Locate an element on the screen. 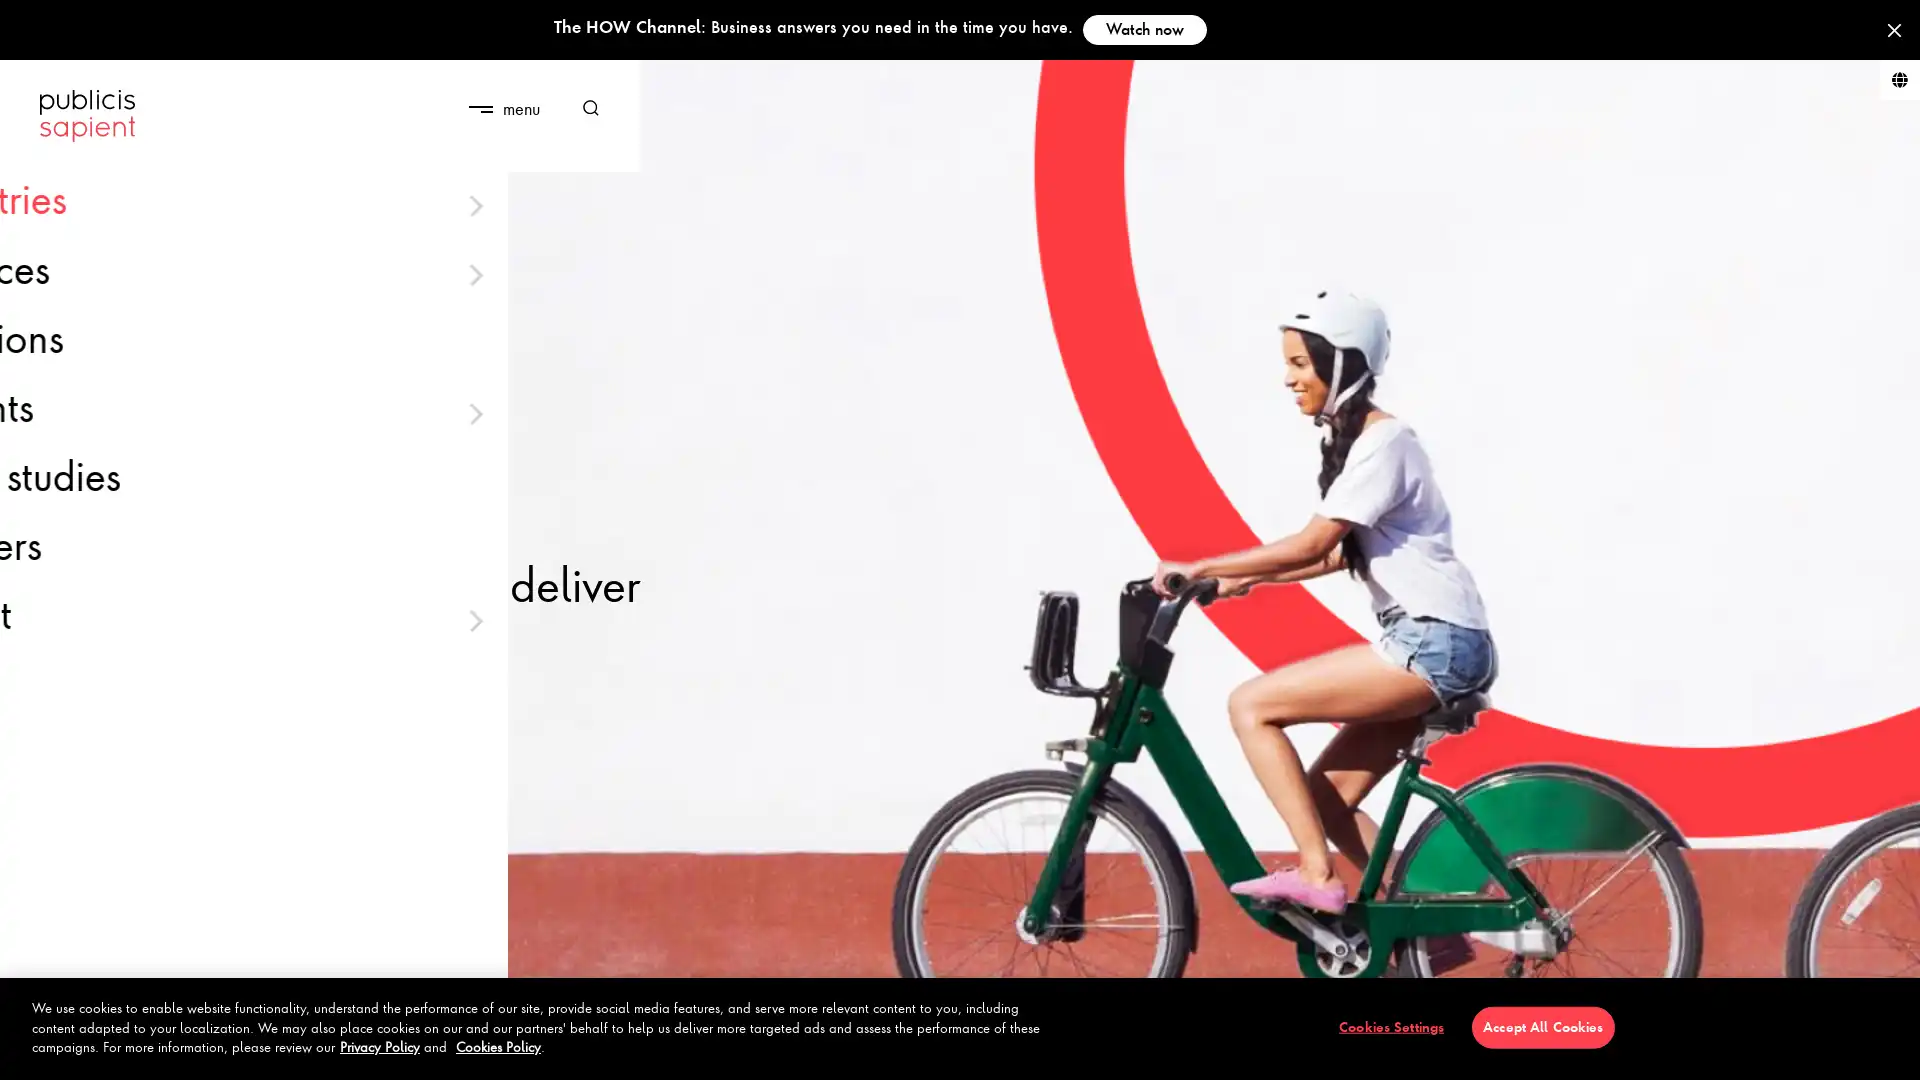 The width and height of the screenshot is (1920, 1080). Accept All Cookies is located at coordinates (1541, 1026).